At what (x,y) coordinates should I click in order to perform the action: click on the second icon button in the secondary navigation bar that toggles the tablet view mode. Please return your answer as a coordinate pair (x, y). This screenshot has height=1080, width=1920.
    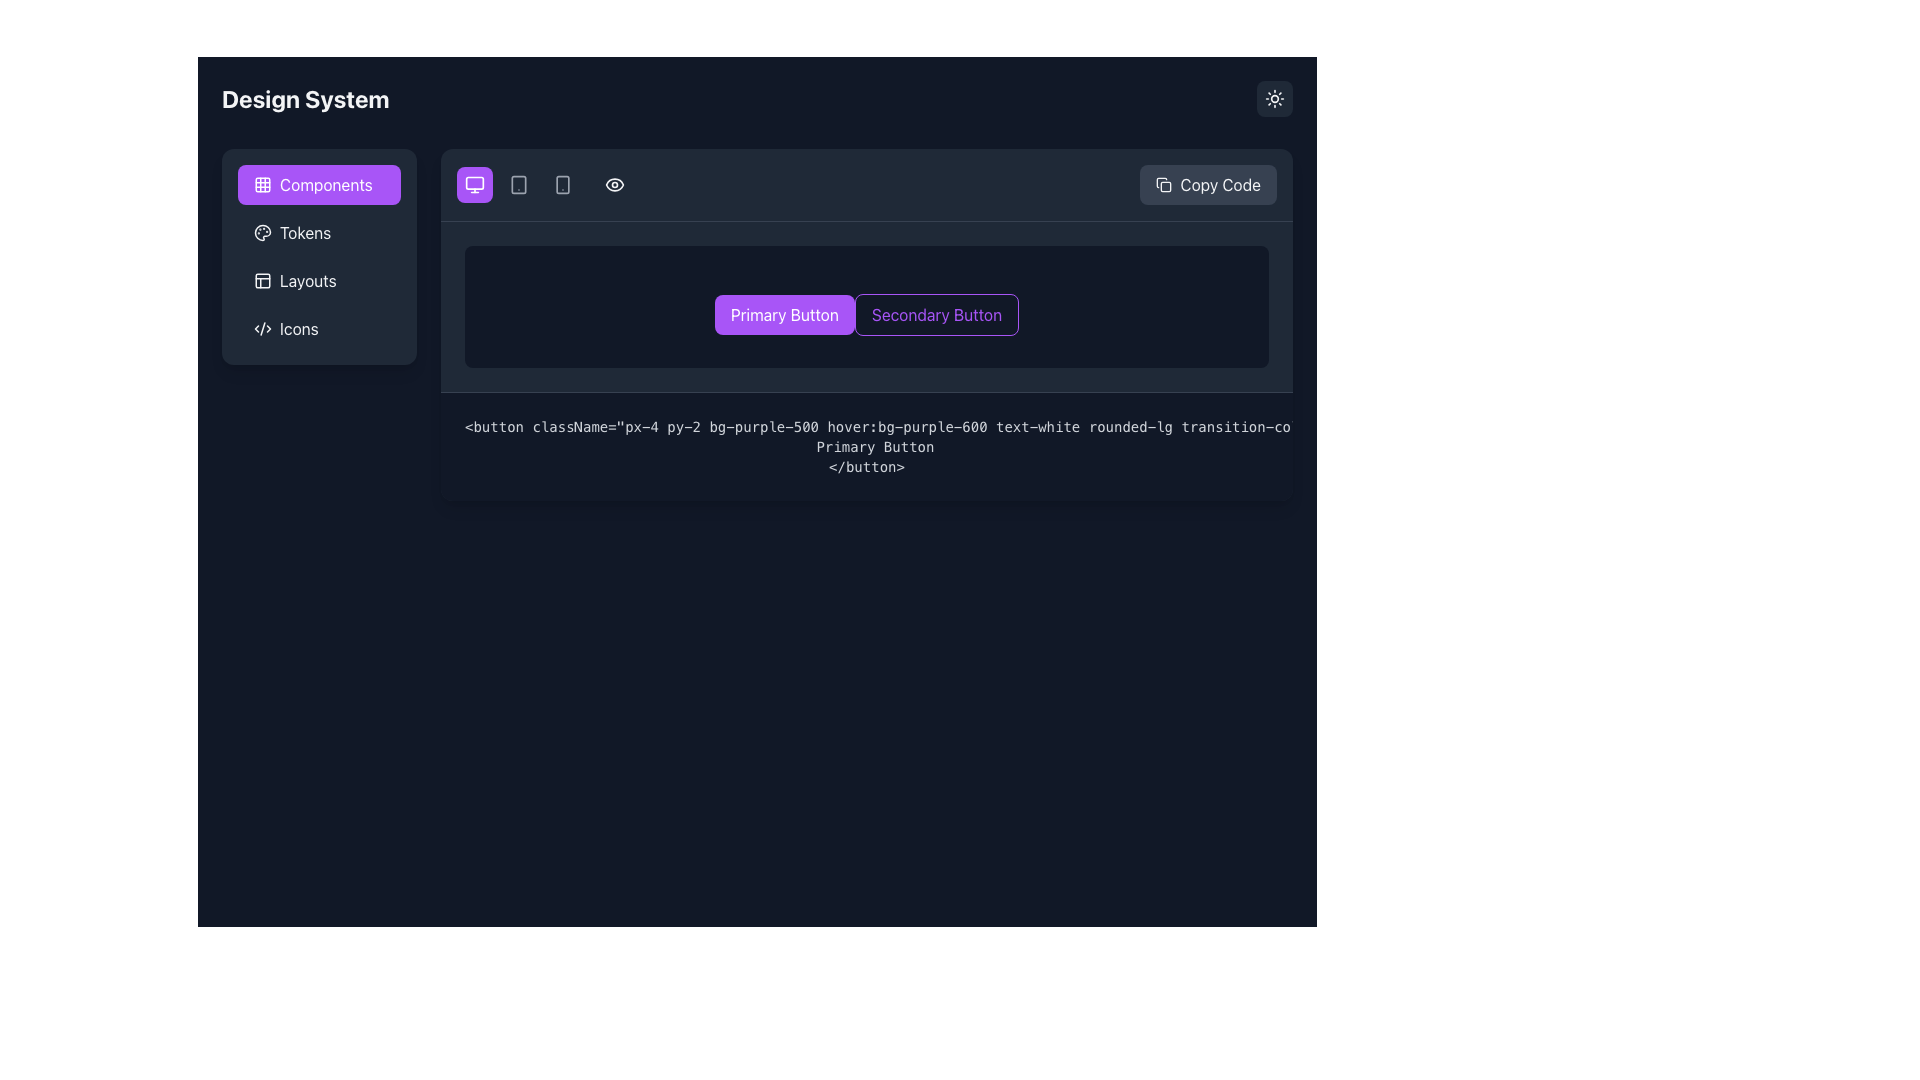
    Looking at the image, I should click on (518, 185).